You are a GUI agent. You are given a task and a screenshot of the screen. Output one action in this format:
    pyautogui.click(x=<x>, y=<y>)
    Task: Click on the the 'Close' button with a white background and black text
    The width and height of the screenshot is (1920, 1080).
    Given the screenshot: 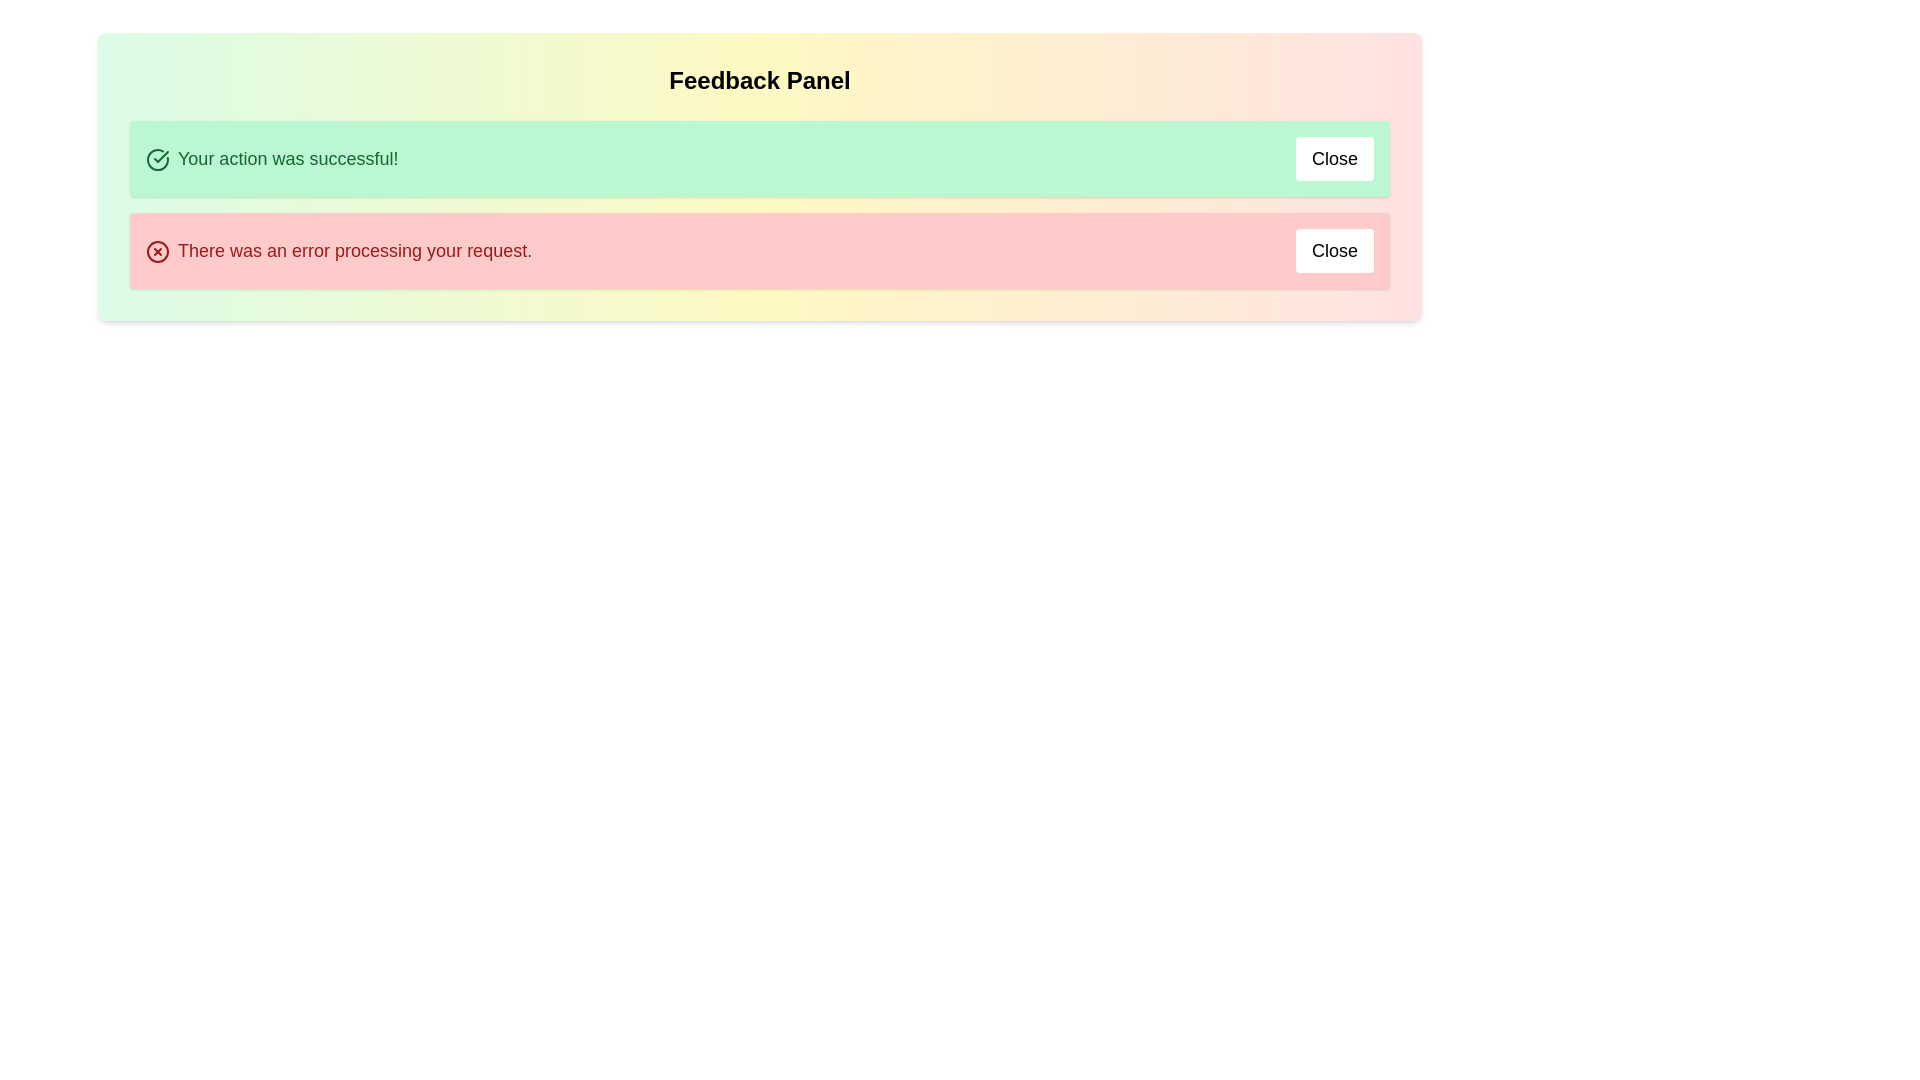 What is the action you would take?
    pyautogui.click(x=1334, y=249)
    